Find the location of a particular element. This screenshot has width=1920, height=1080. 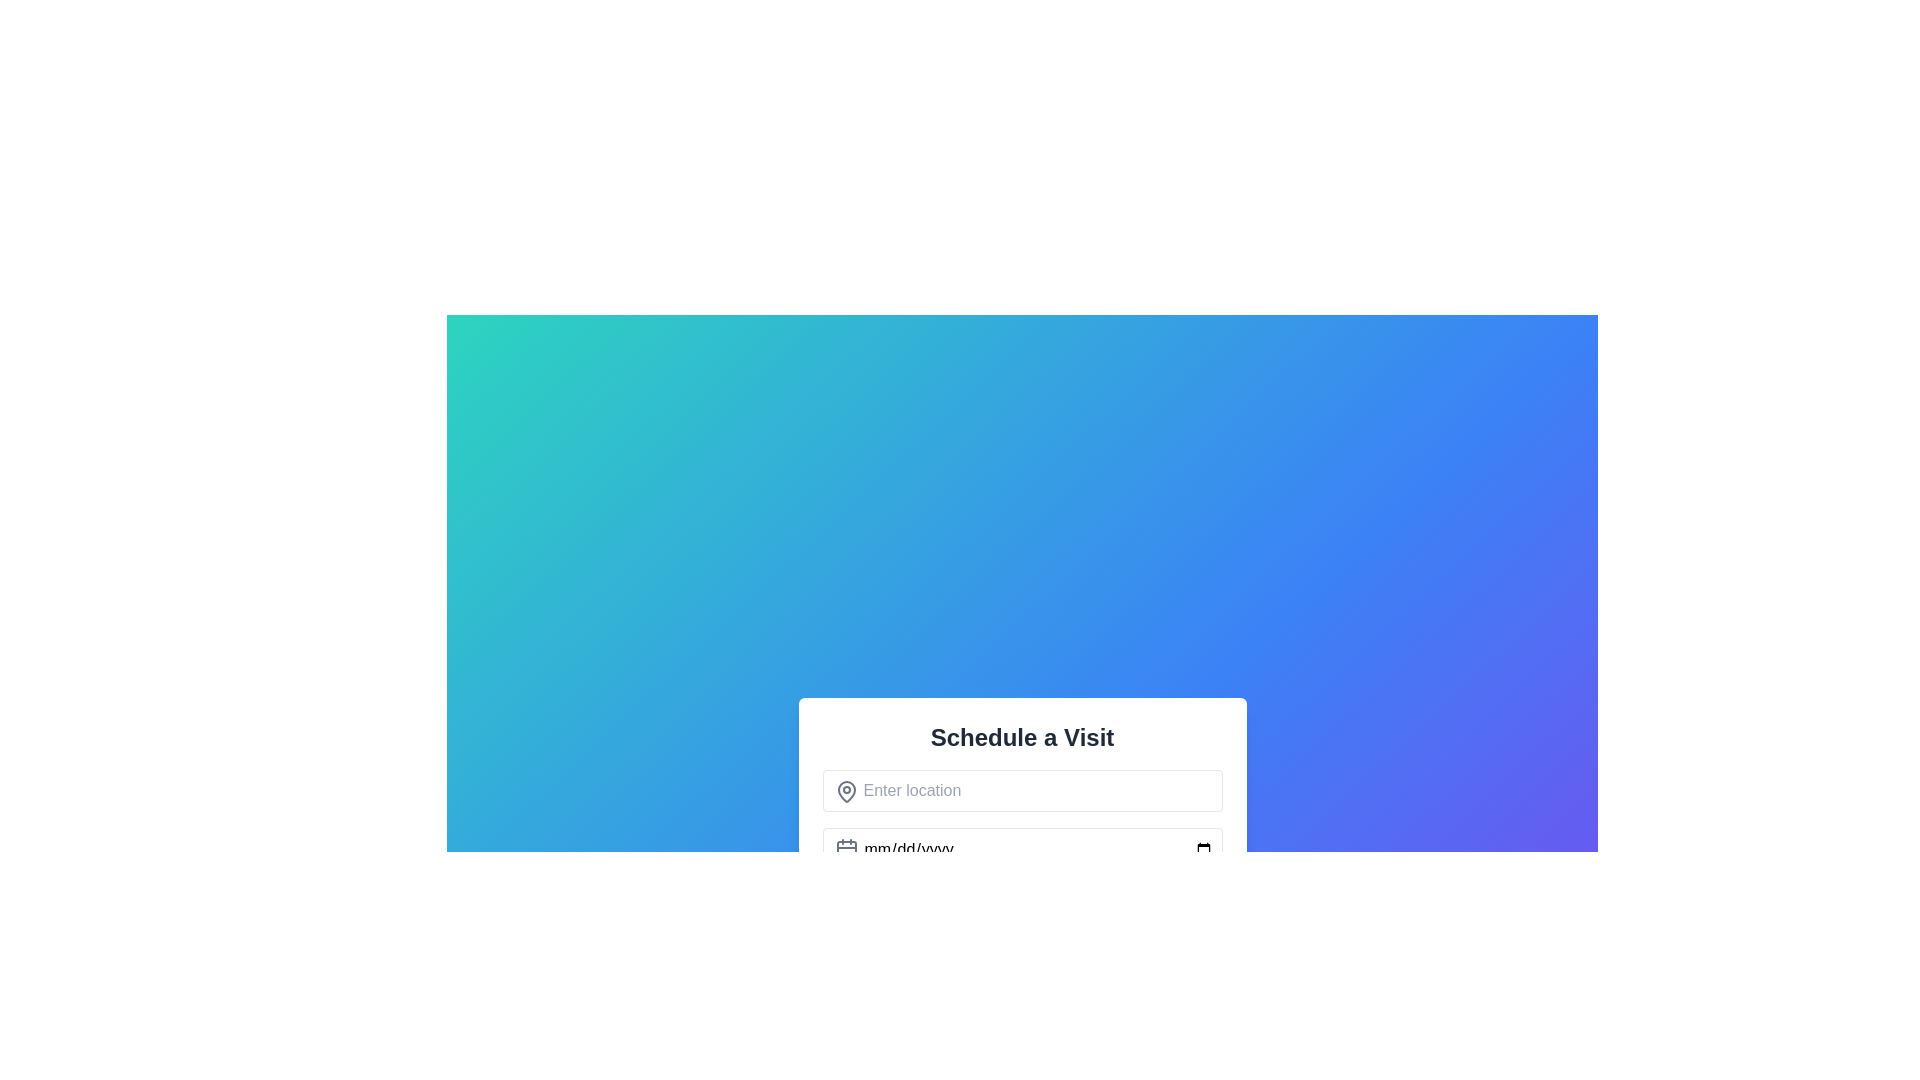

the rectangular shape with rounded corners that is part of the calendar icon located to the left of the 'mm/dd/yyyy' input field in the 'Schedule a Visit' section is located at coordinates (846, 851).